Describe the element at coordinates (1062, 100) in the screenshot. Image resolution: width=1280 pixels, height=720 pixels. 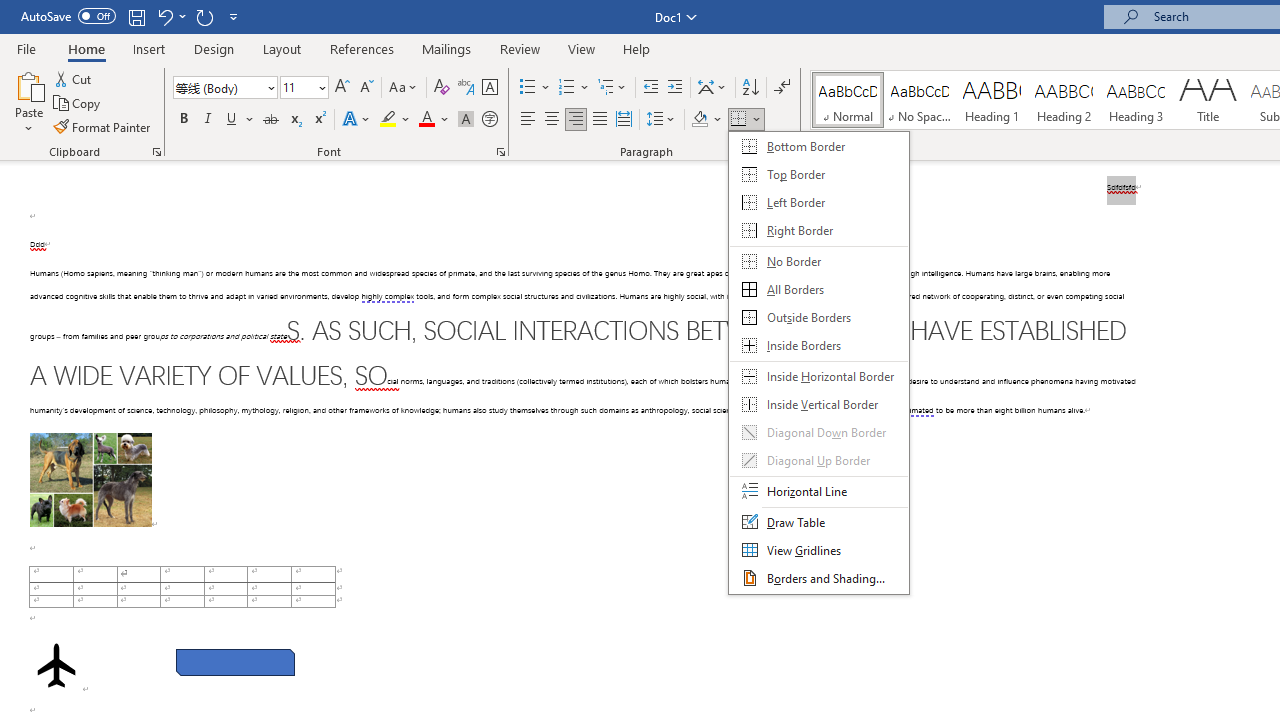
I see `'Heading 2'` at that location.